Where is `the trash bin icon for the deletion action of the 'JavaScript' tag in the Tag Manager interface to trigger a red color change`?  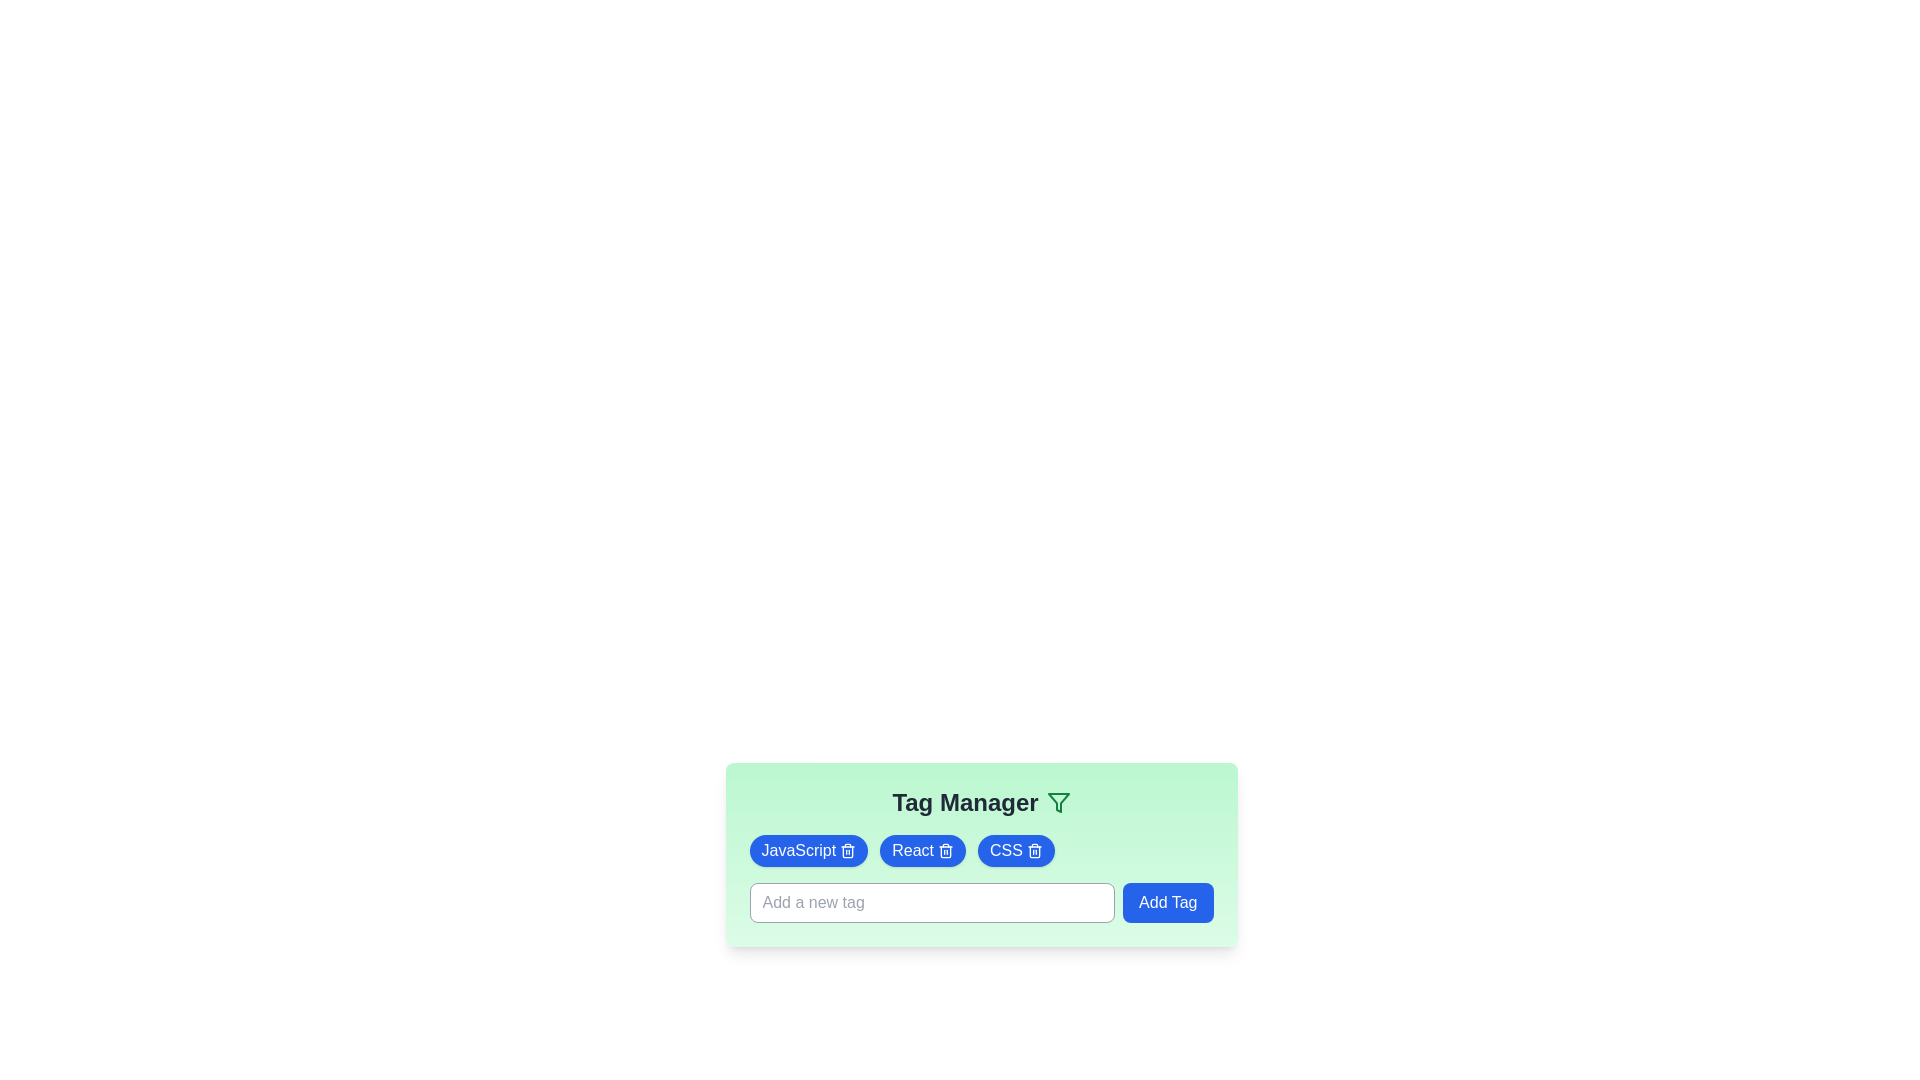 the trash bin icon for the deletion action of the 'JavaScript' tag in the Tag Manager interface to trigger a red color change is located at coordinates (848, 851).